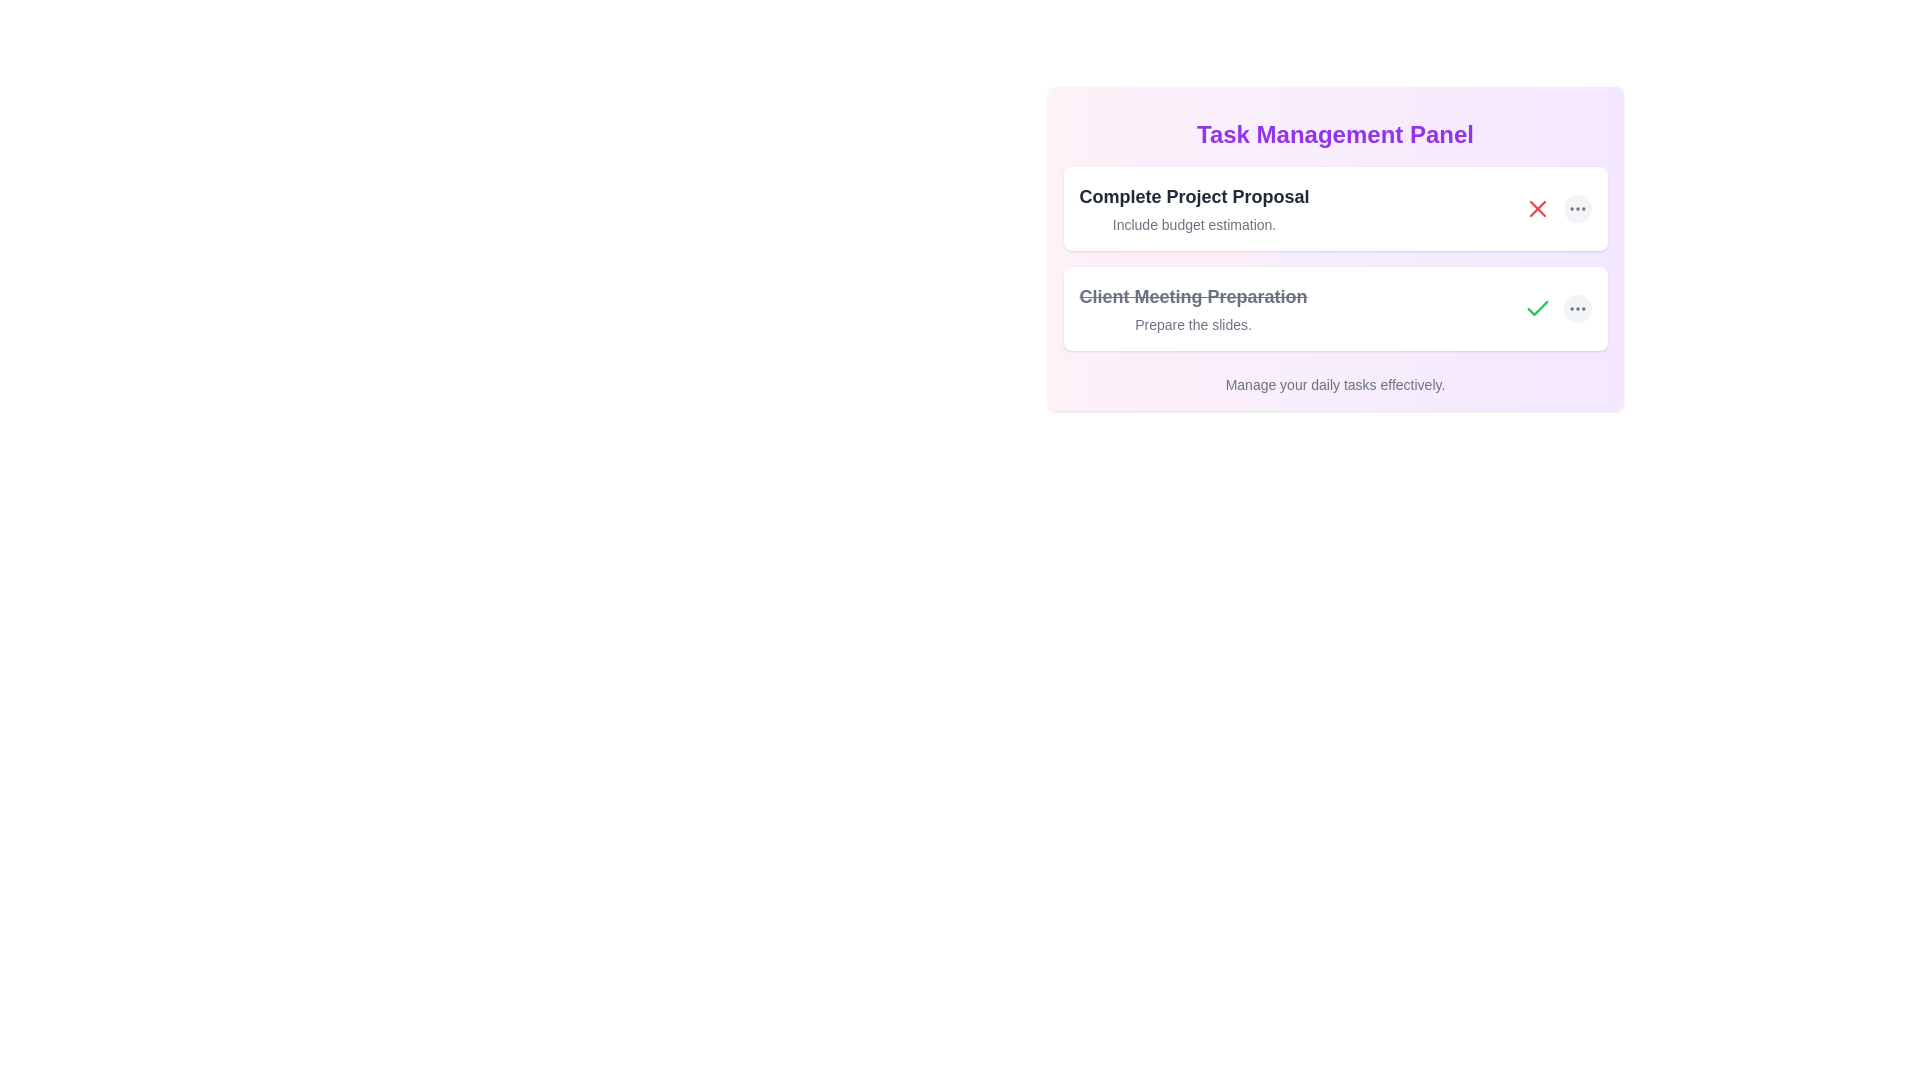 The image size is (1920, 1080). I want to click on on the title of the first task entry in the Task Management Panel, which is styled with a gradient background and contains interactive elements, so click(1335, 248).